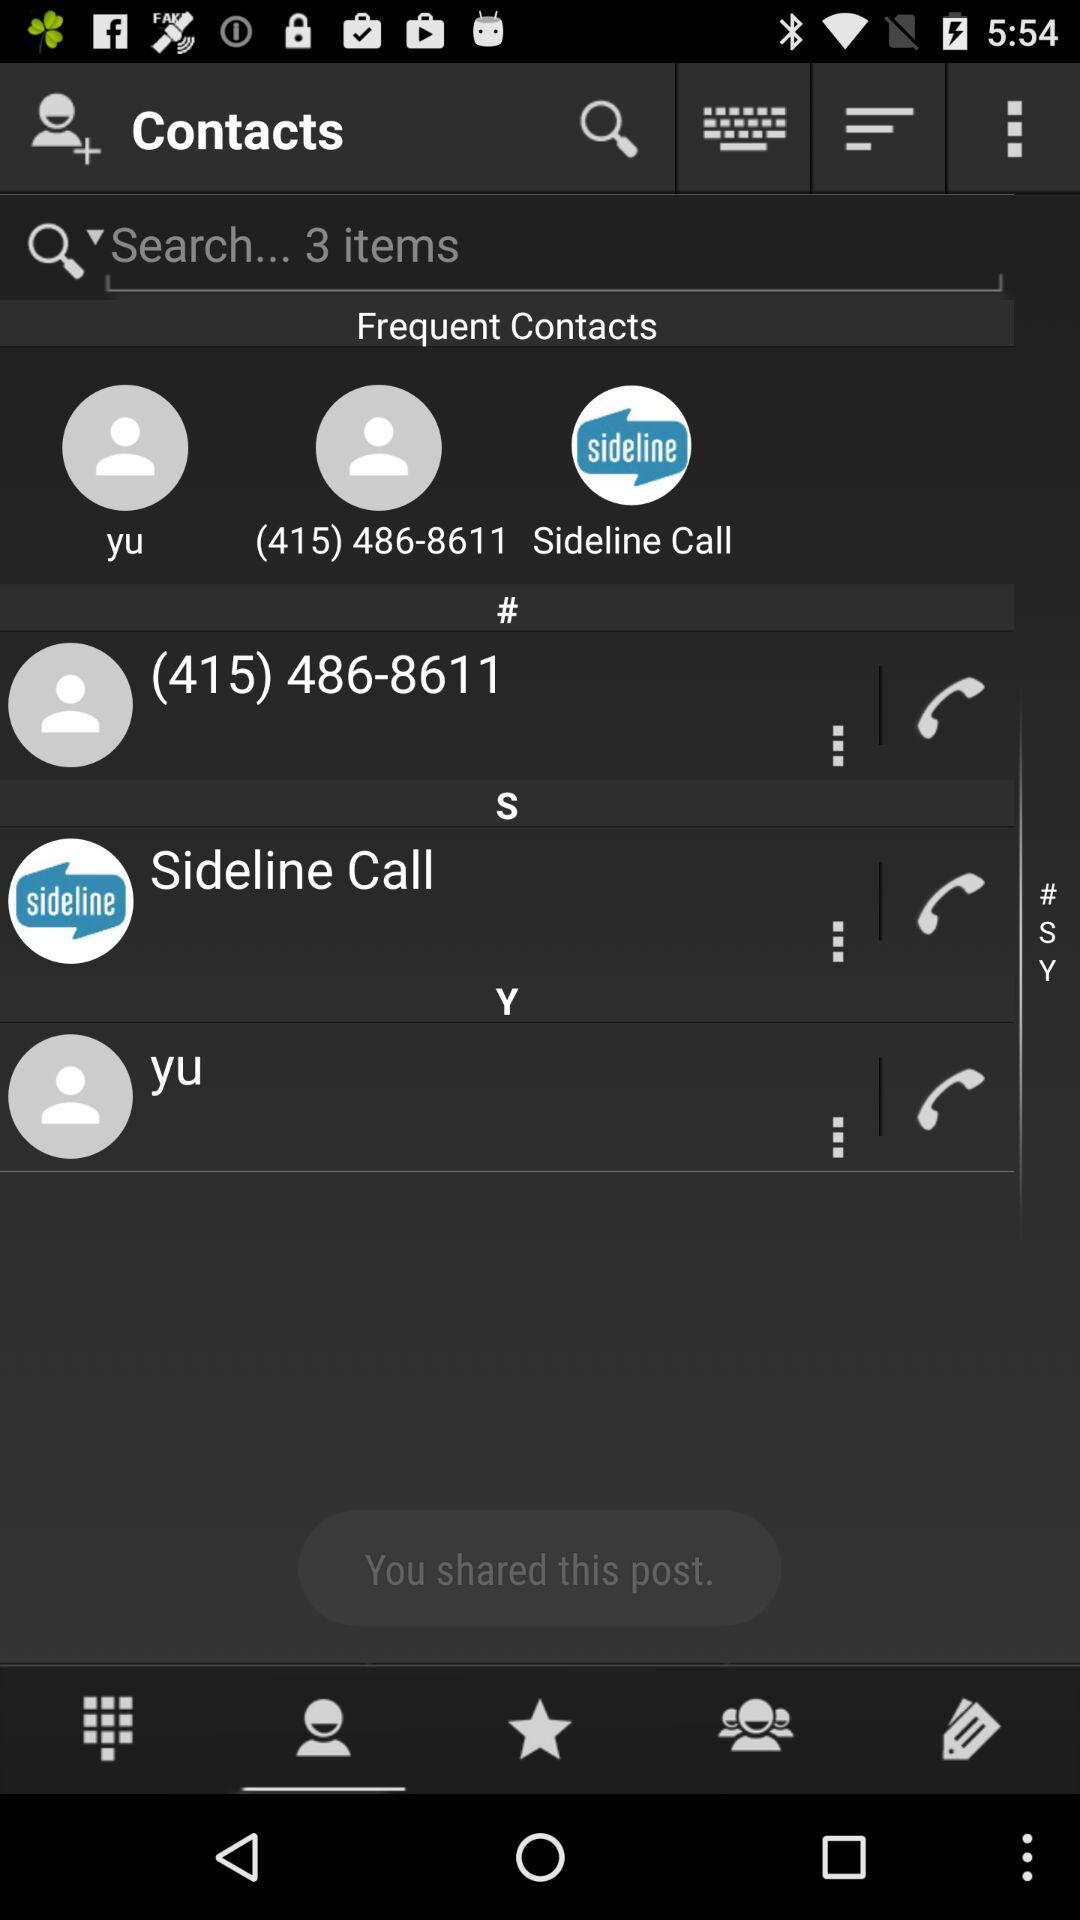 The image size is (1080, 1920). Describe the element at coordinates (947, 1096) in the screenshot. I see `call this profile` at that location.